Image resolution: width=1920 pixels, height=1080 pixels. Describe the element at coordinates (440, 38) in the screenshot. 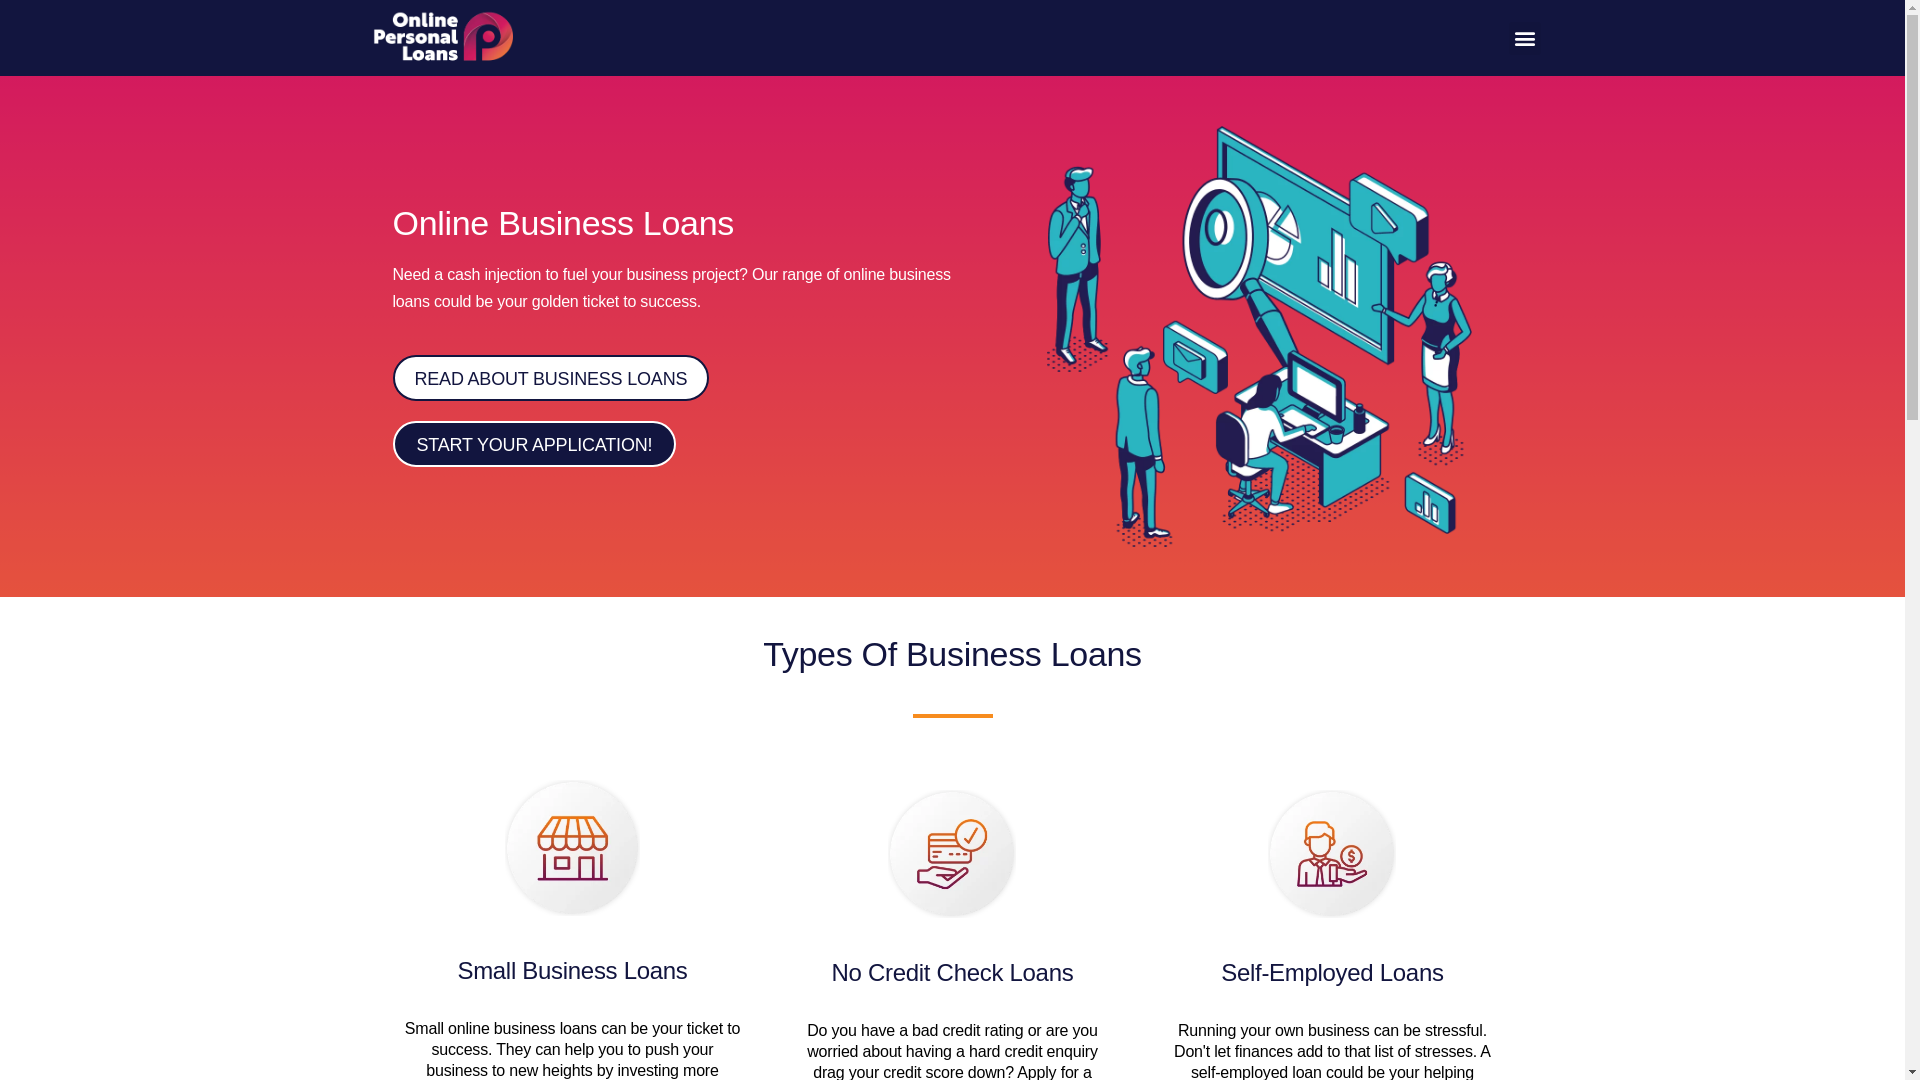

I see `'online-personal-loans-logox2.png'` at that location.